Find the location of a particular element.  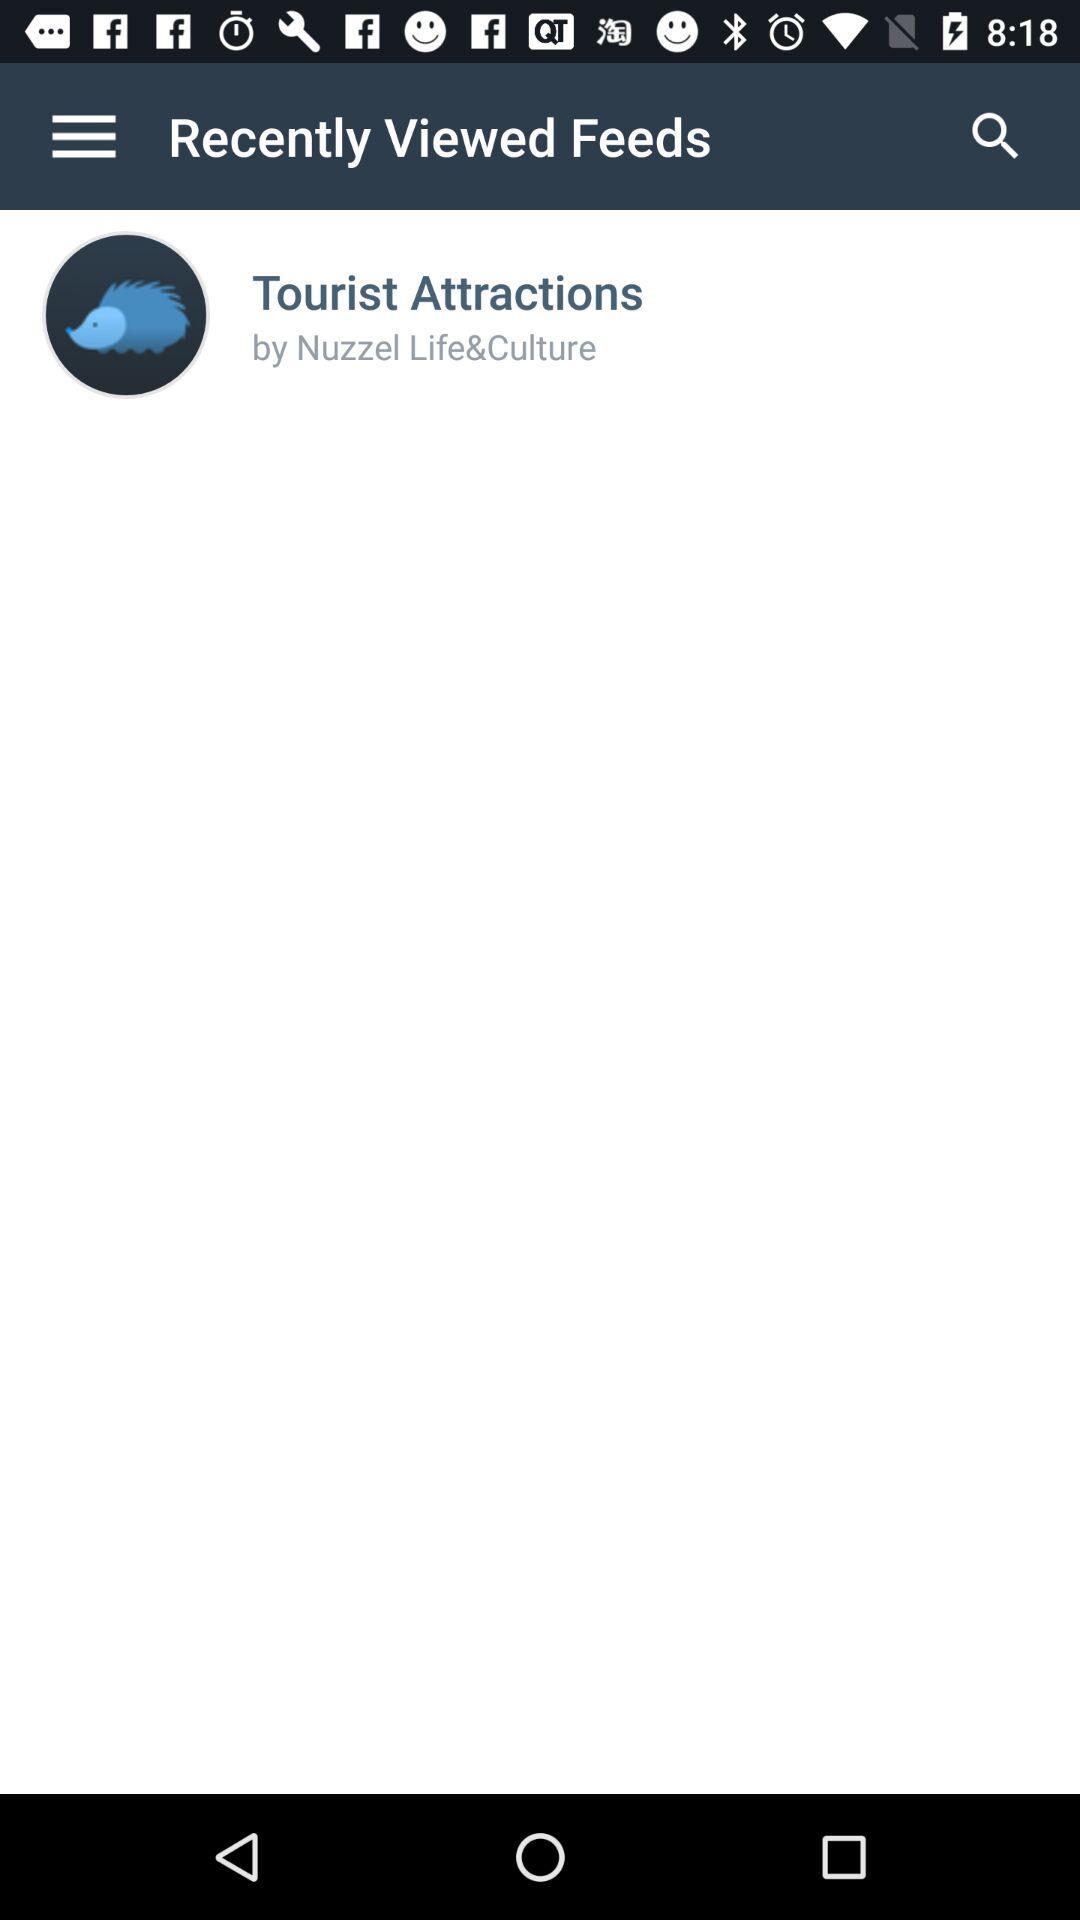

the icon above tourist attractions item is located at coordinates (995, 135).